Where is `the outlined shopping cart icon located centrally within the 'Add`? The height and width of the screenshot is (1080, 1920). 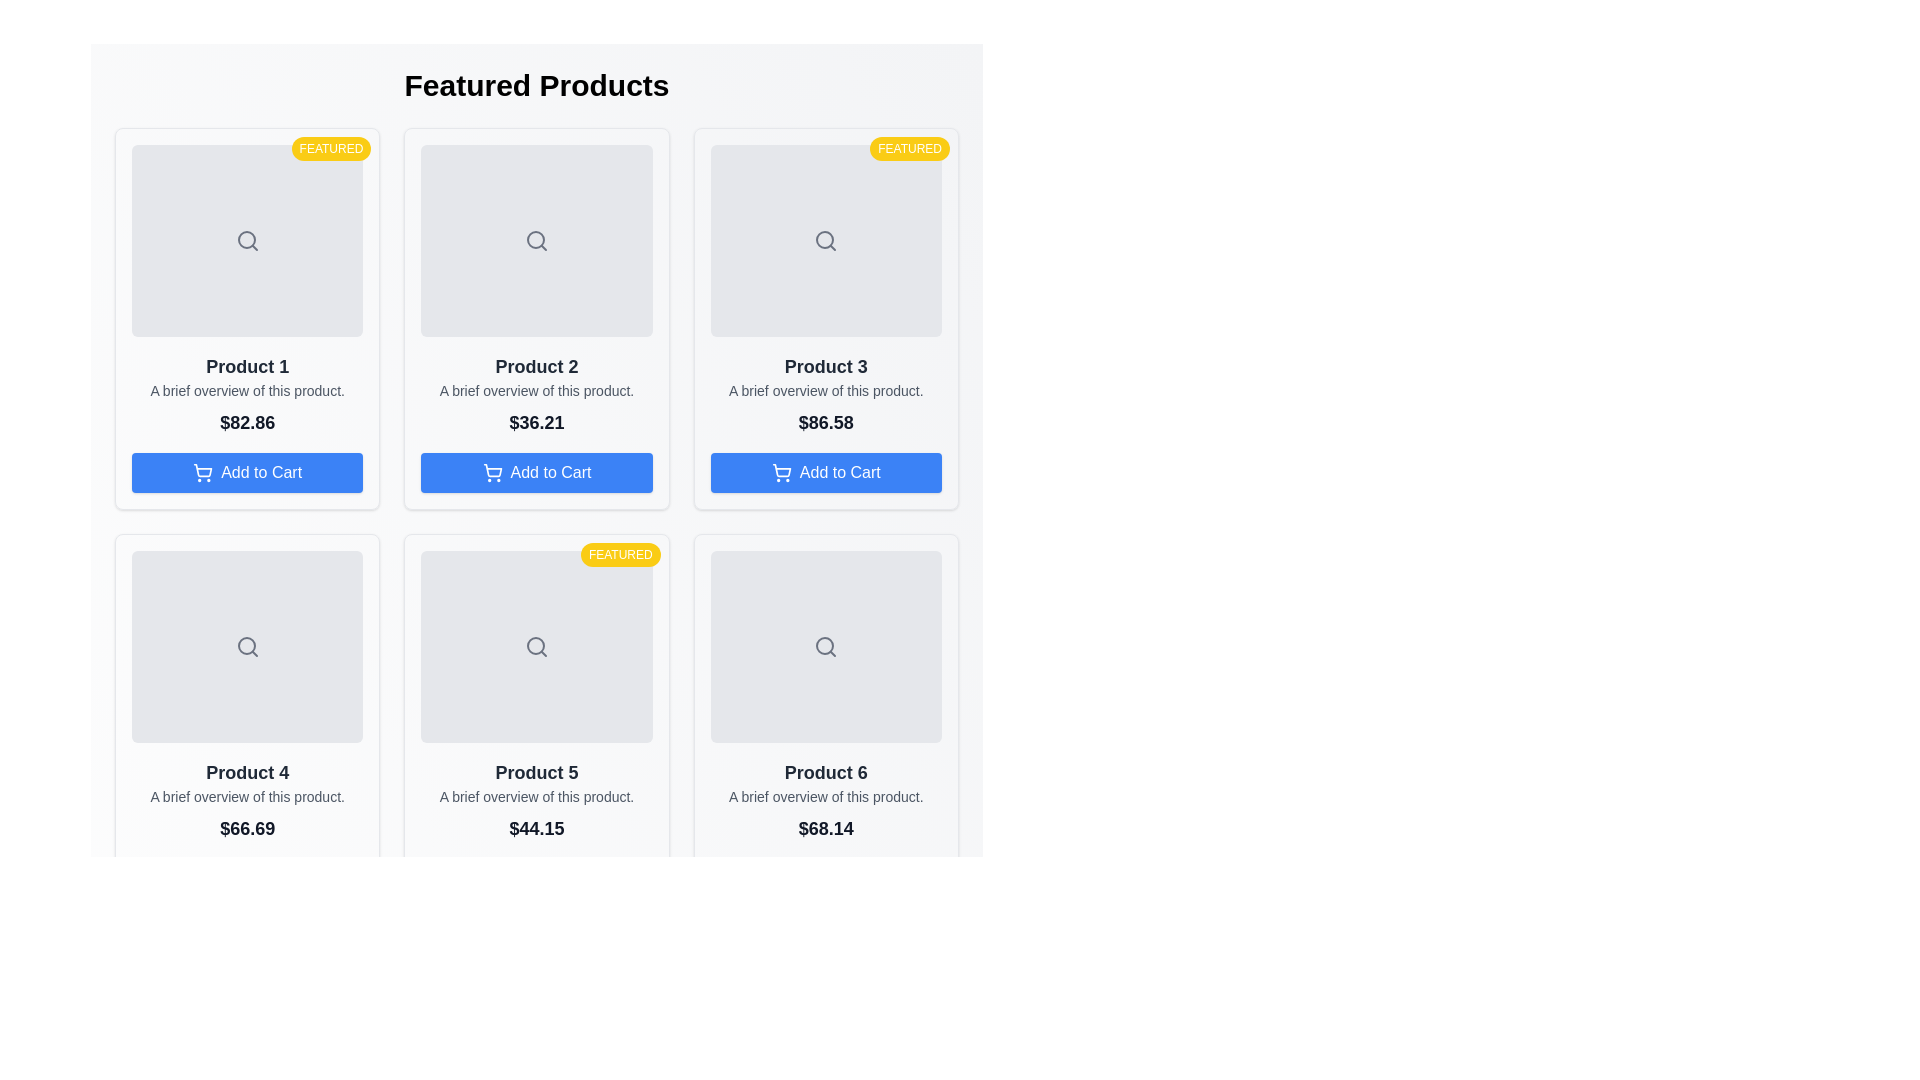 the outlined shopping cart icon located centrally within the 'Add is located at coordinates (492, 470).